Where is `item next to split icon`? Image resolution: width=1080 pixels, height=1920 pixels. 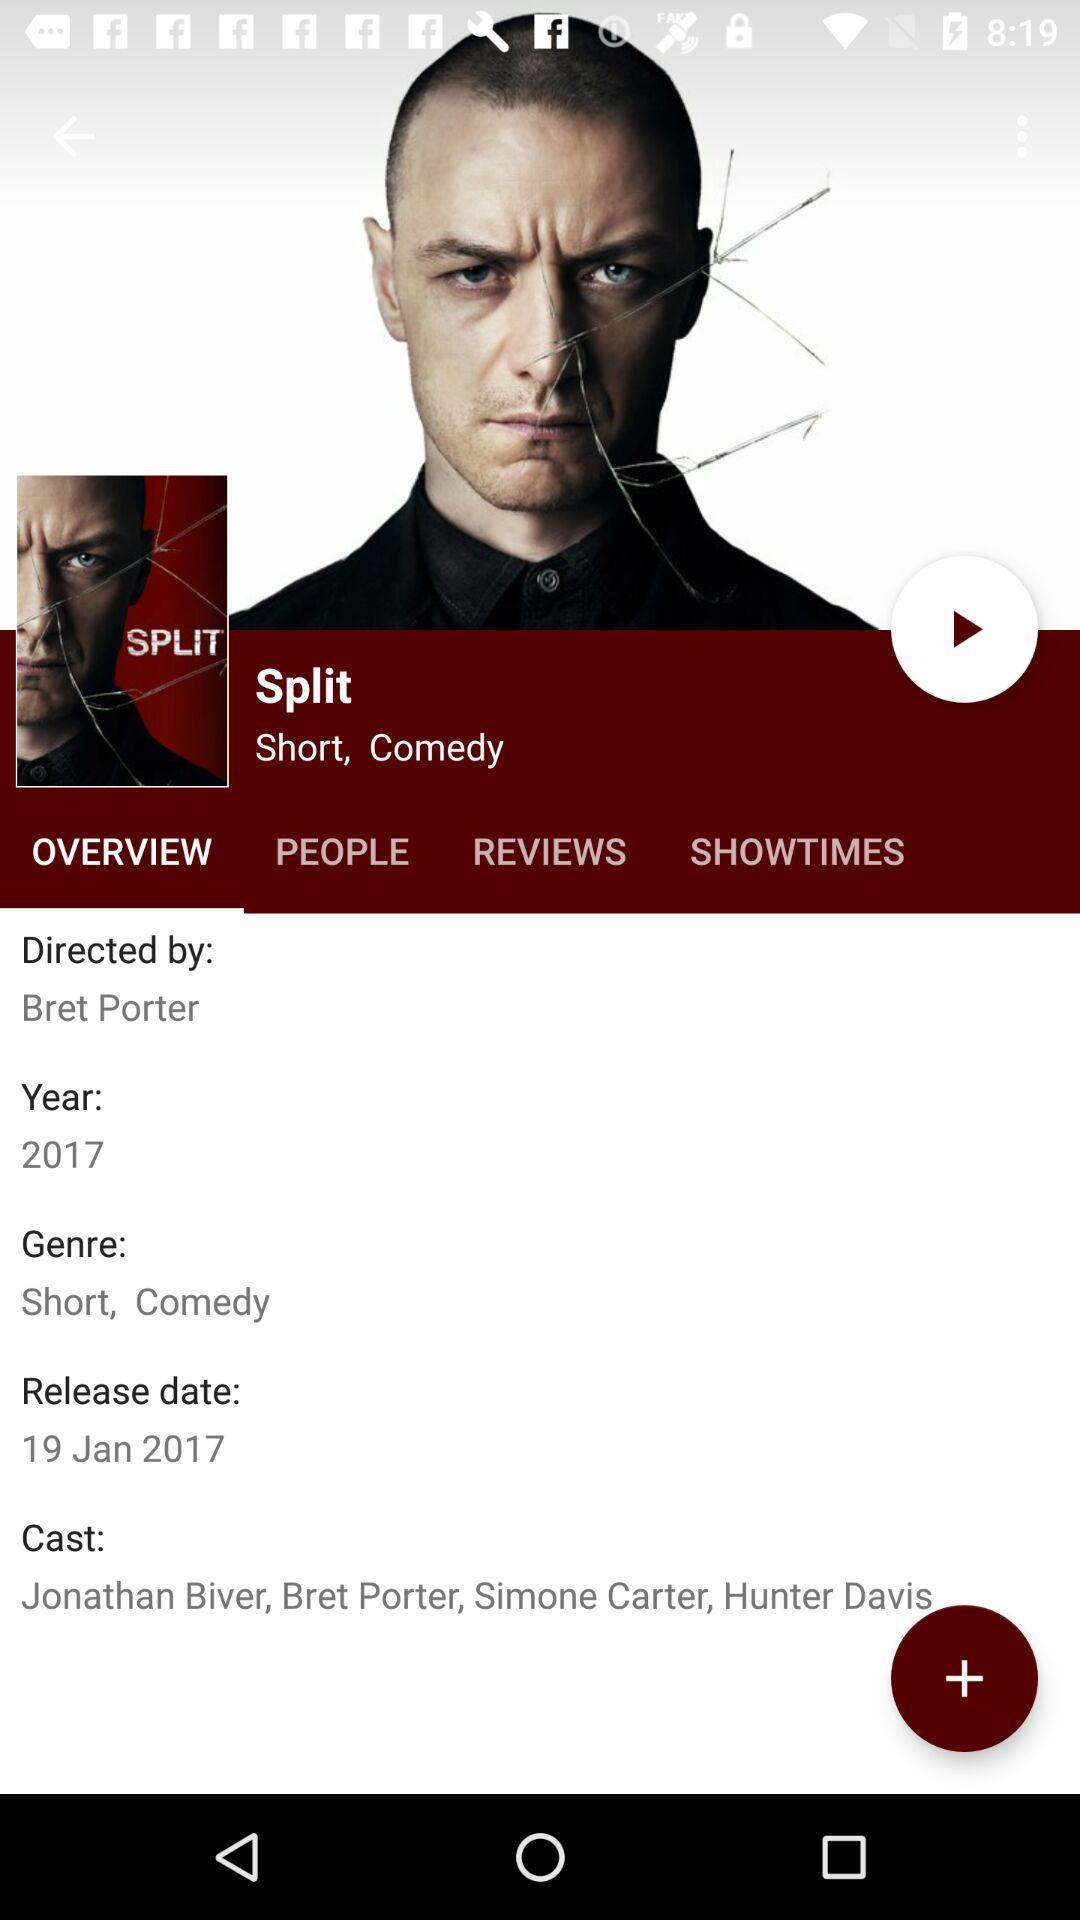 item next to split icon is located at coordinates (122, 629).